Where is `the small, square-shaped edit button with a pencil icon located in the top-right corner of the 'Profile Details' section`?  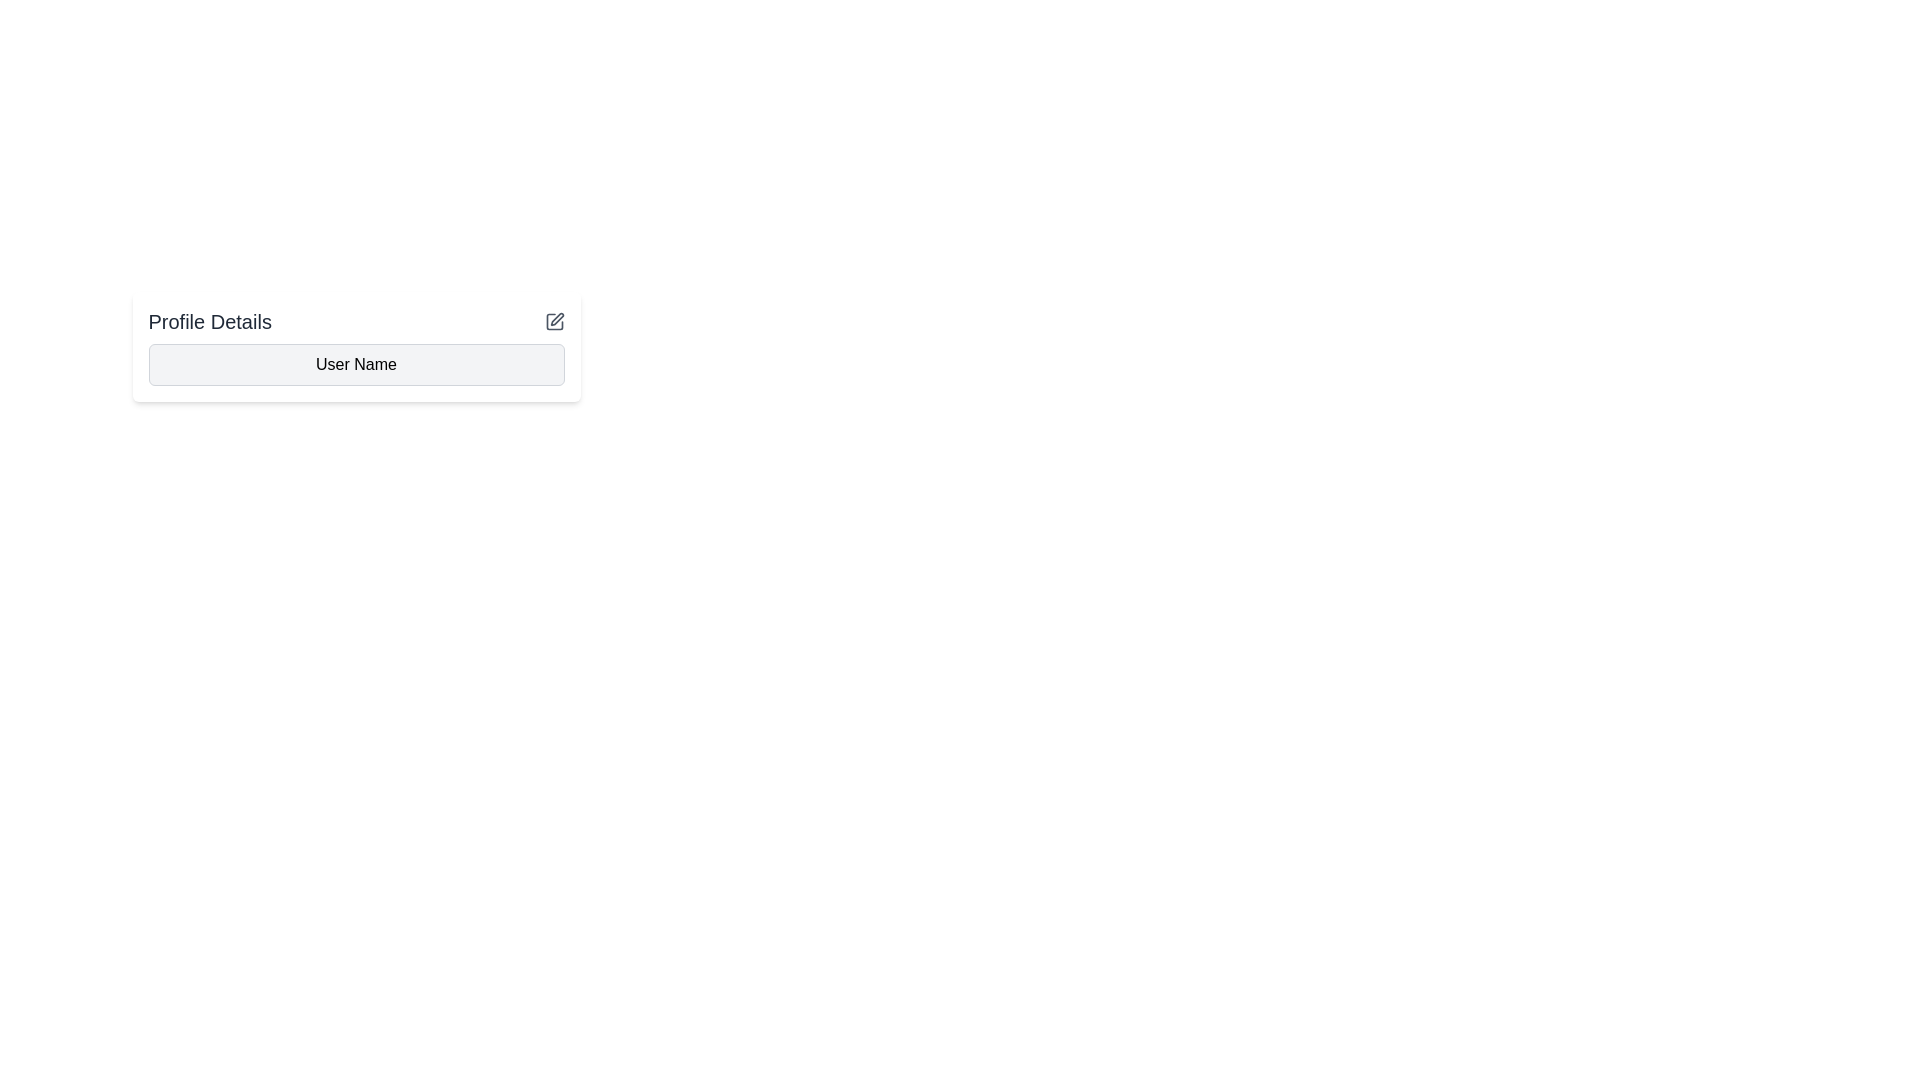
the small, square-shaped edit button with a pencil icon located in the top-right corner of the 'Profile Details' section is located at coordinates (554, 320).